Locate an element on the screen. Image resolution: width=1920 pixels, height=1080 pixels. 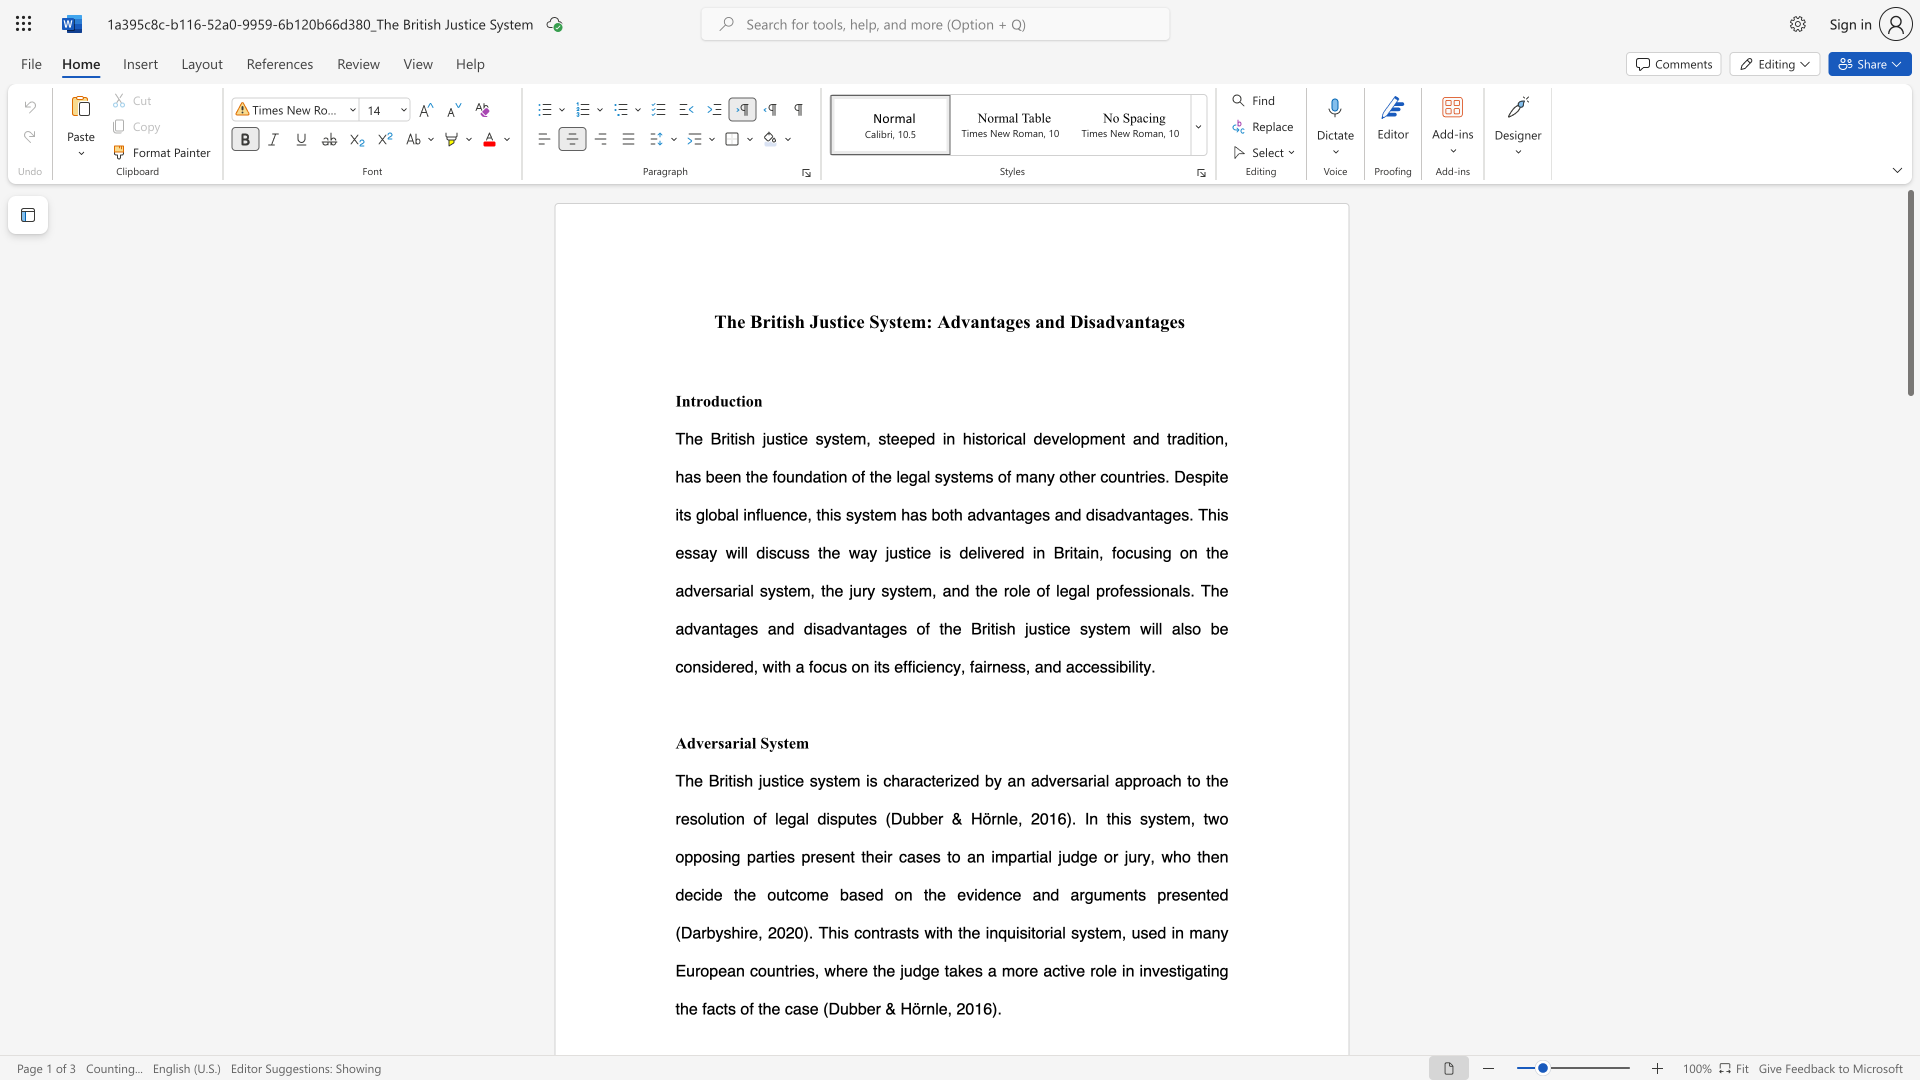
the scrollbar to scroll downward is located at coordinates (1909, 729).